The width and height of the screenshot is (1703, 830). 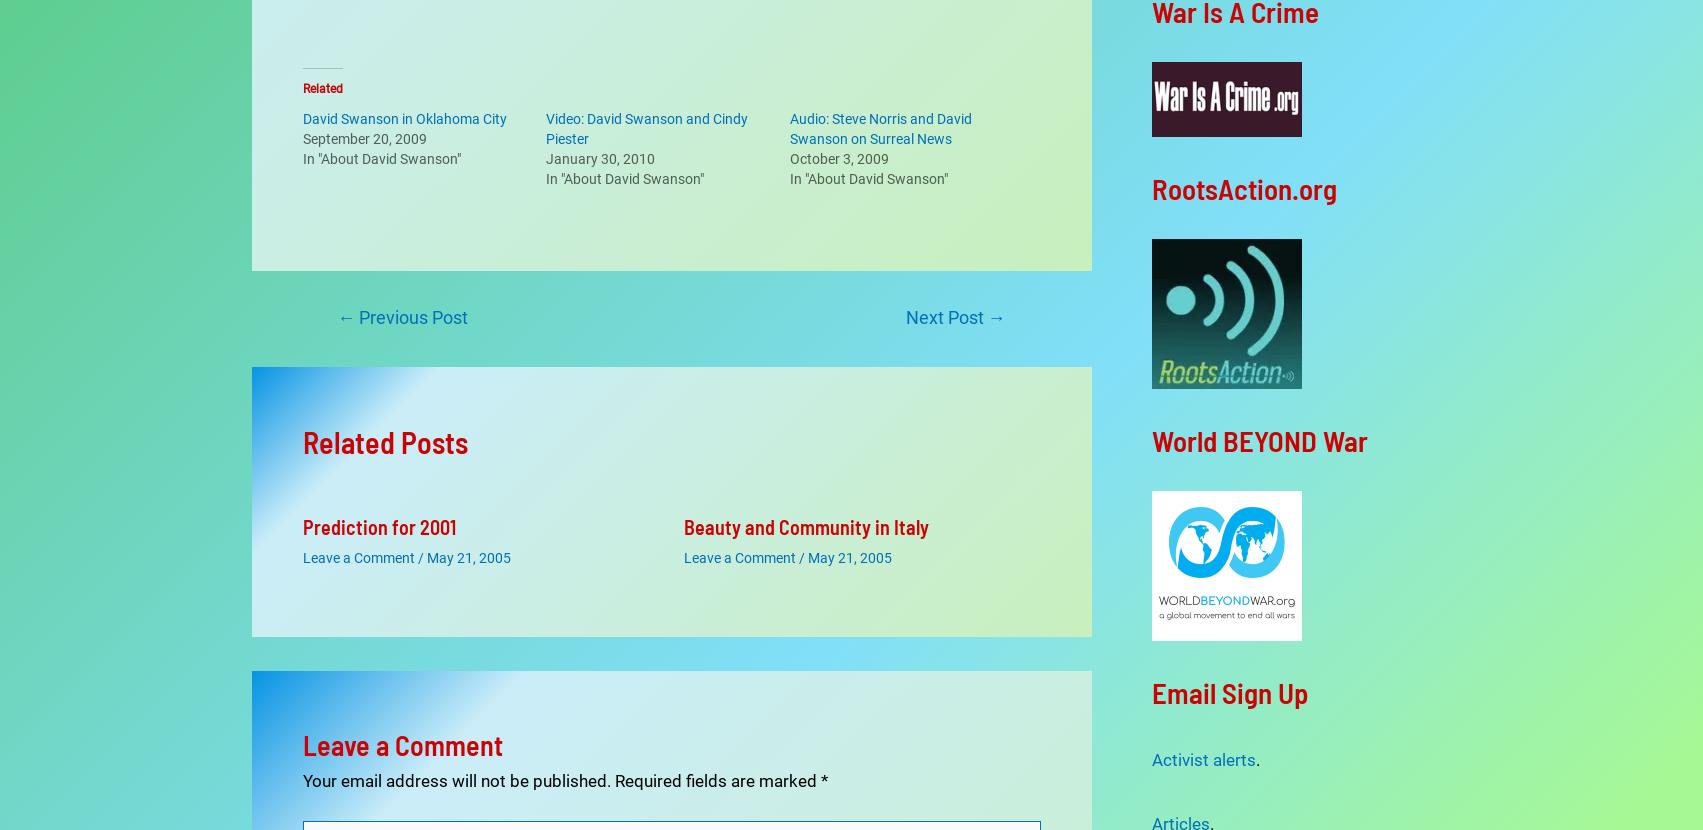 I want to click on 'World BEYOND War', so click(x=1258, y=439).